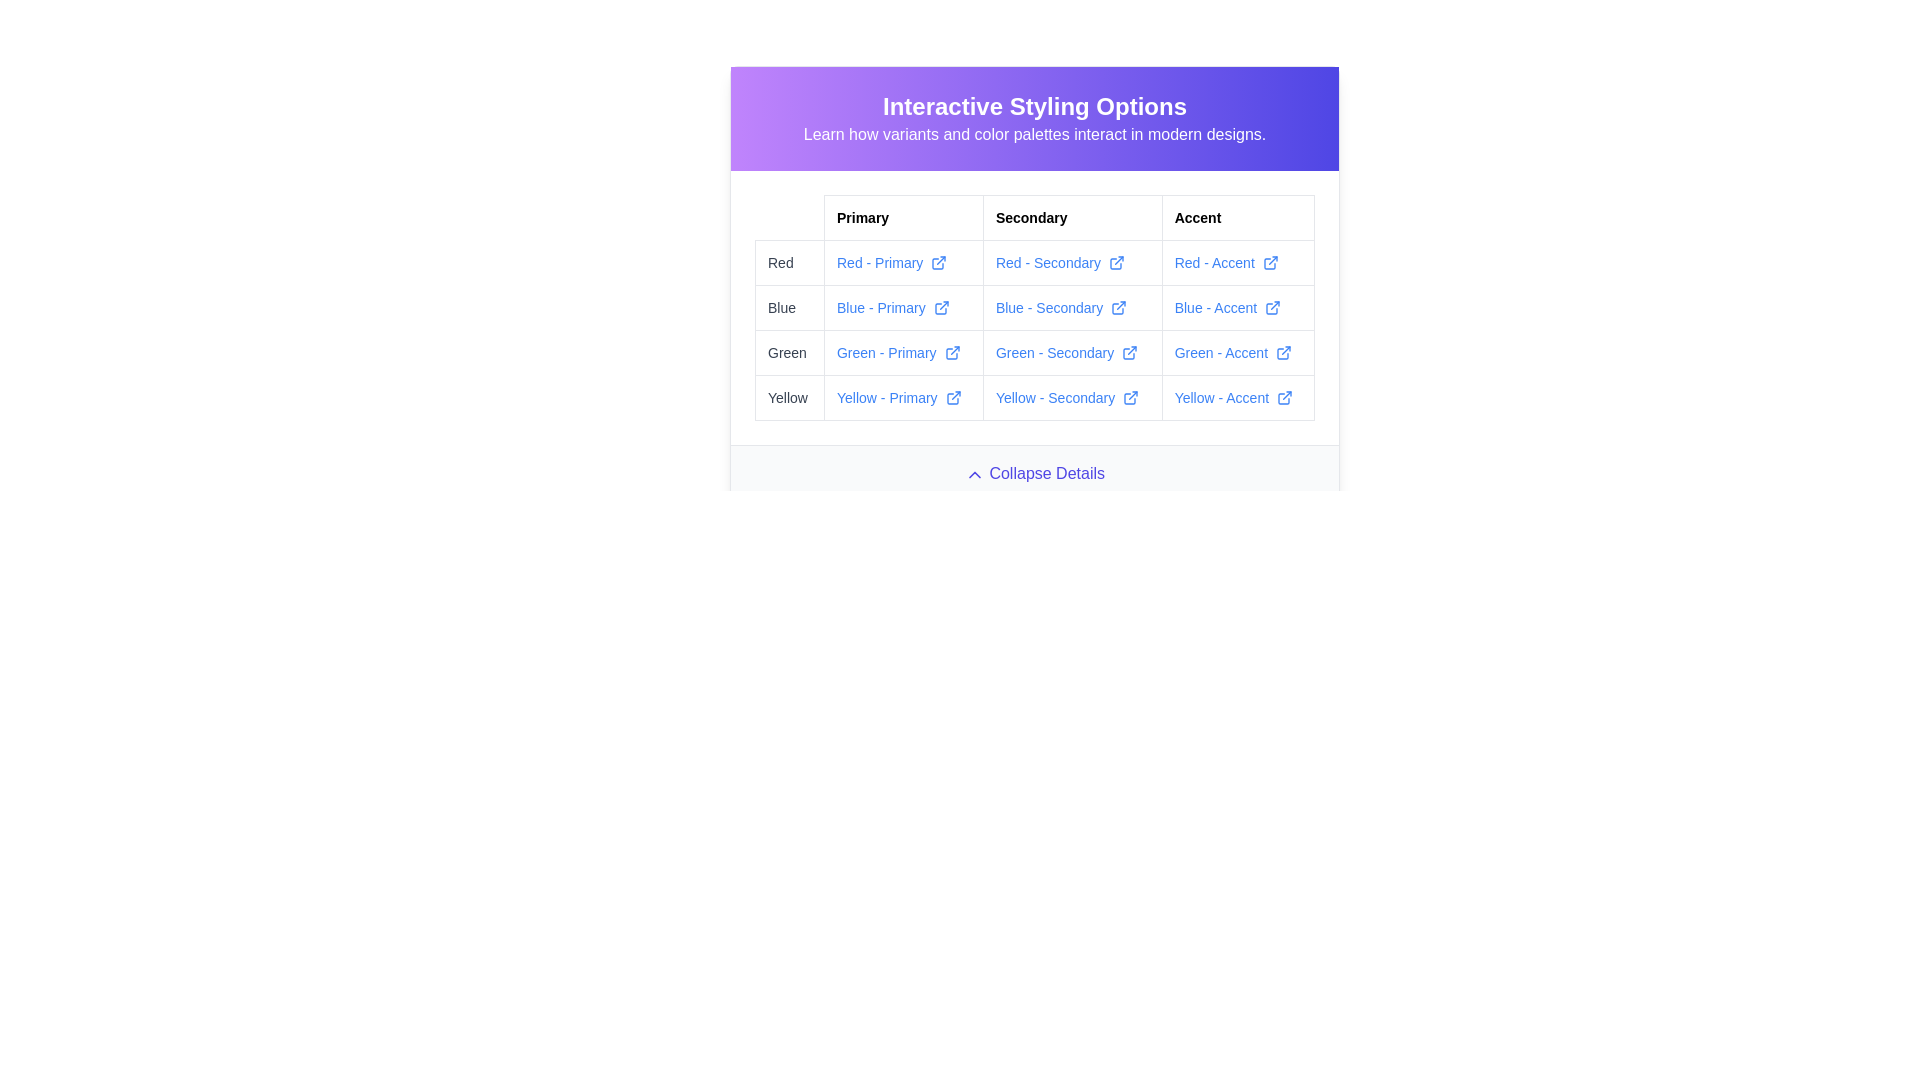 The height and width of the screenshot is (1080, 1920). I want to click on the hyperlink 'Red - Secondary' with an external link icon, so click(1035, 261).